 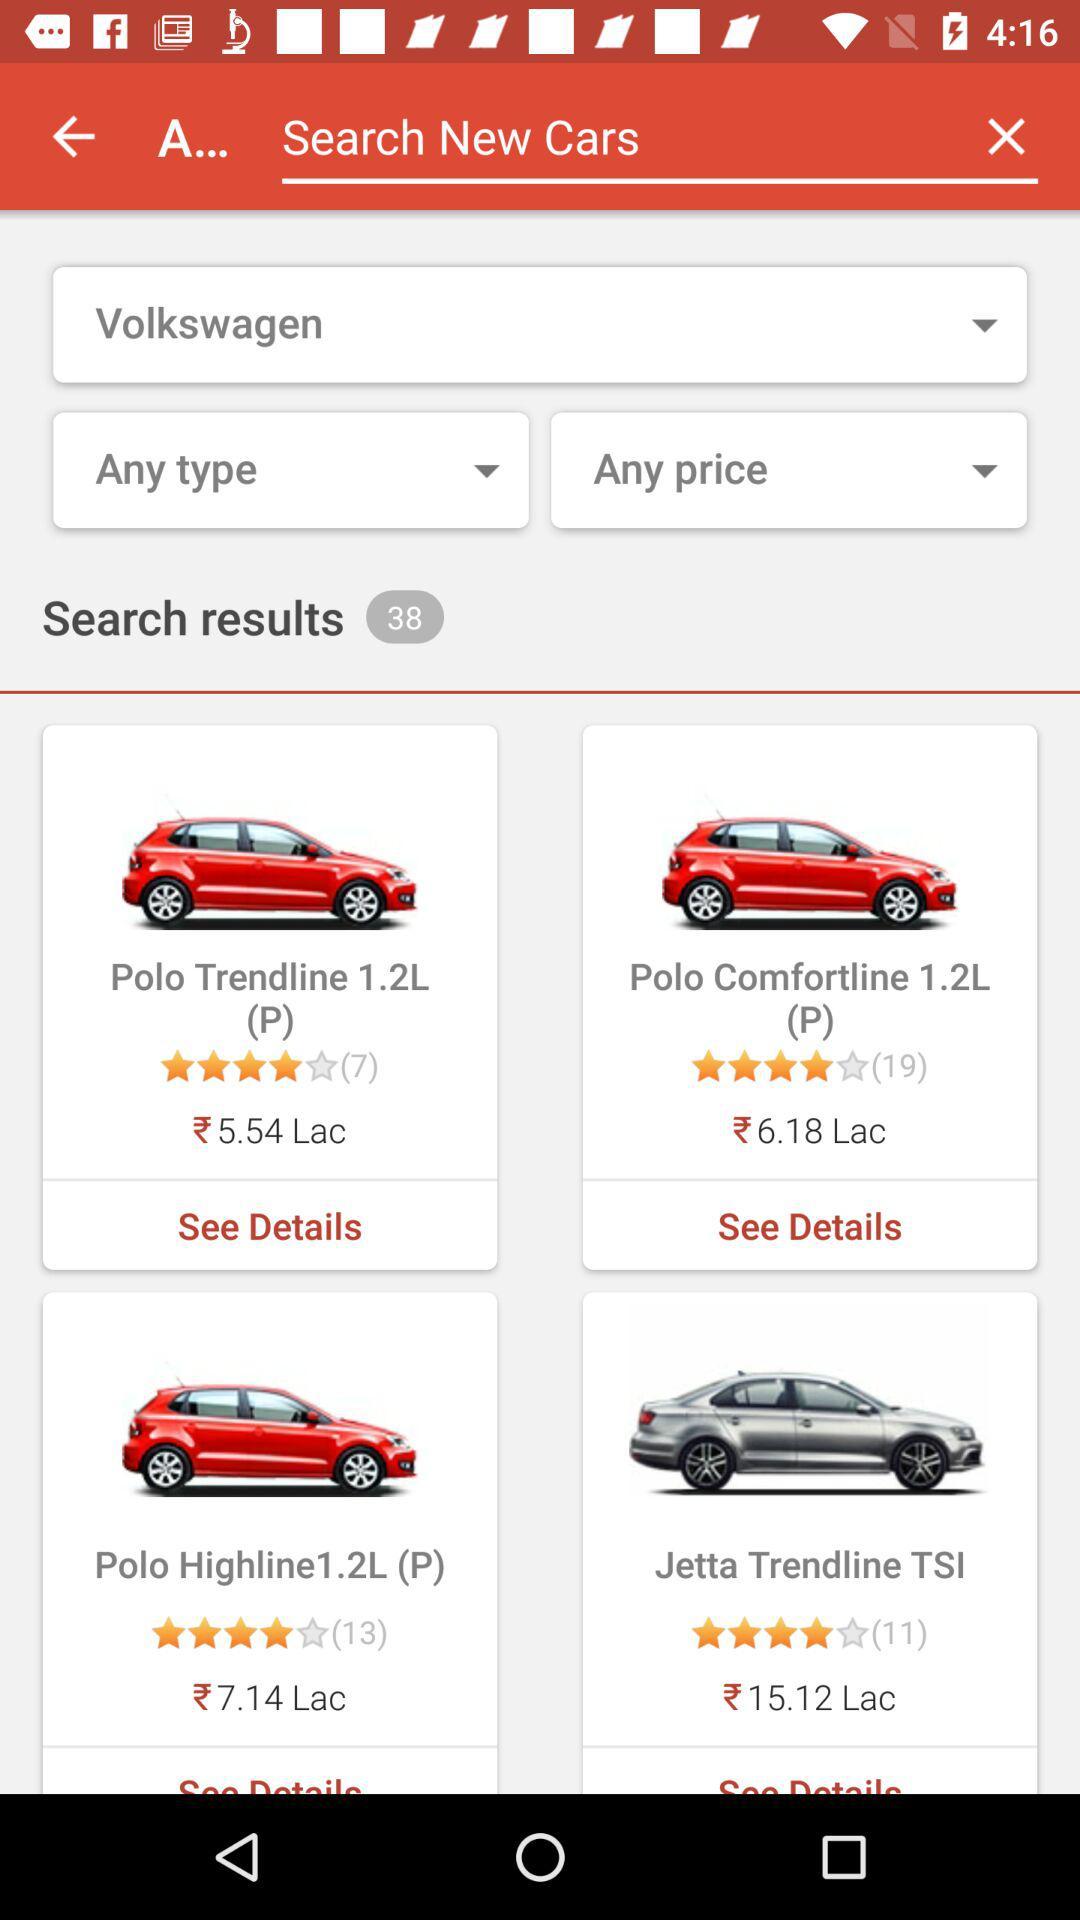 I want to click on searches for information, so click(x=606, y=135).